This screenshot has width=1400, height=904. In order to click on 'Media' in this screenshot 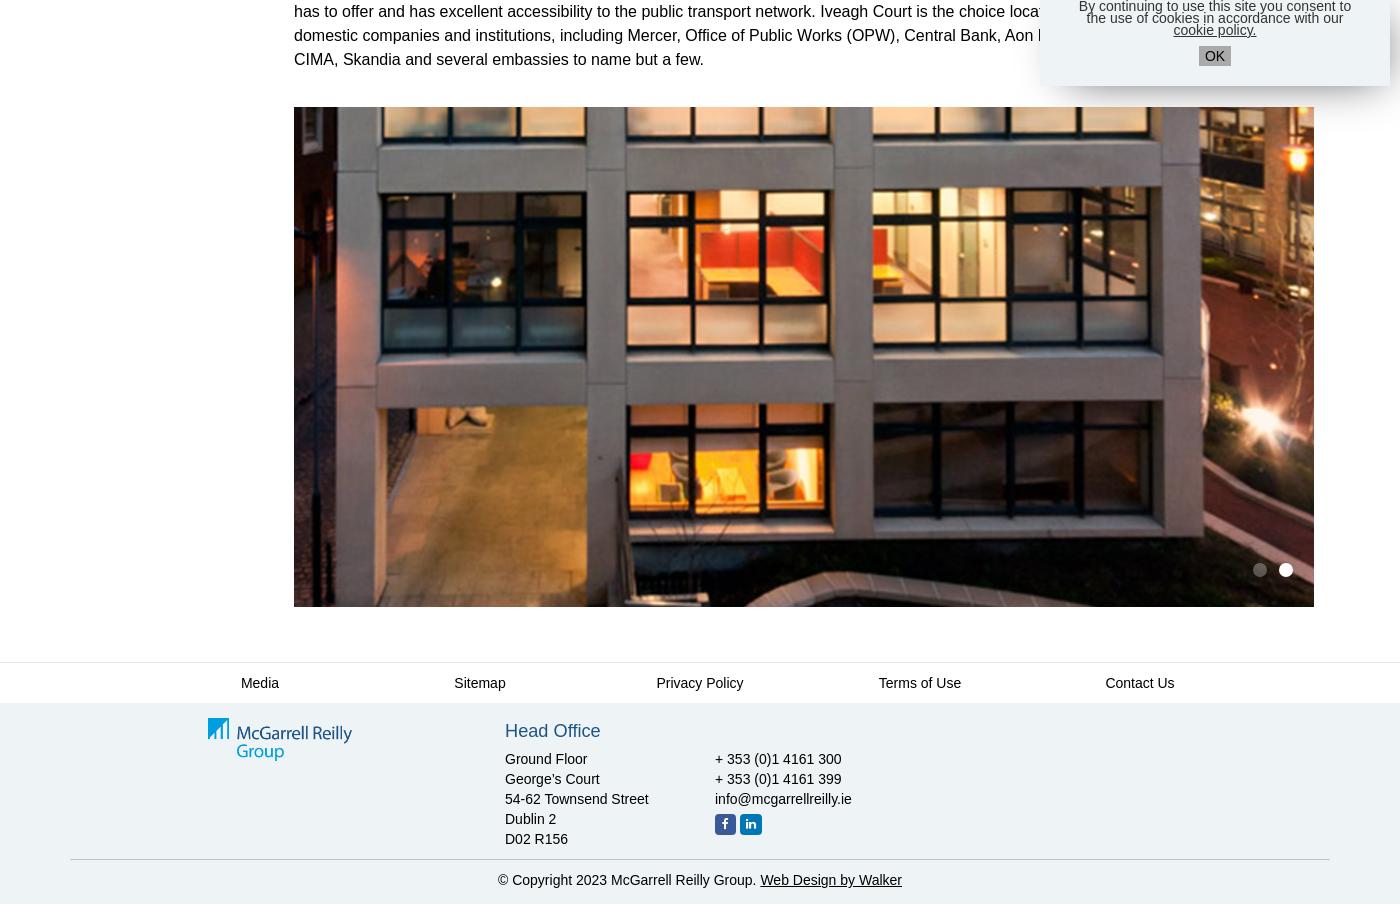, I will do `click(259, 681)`.